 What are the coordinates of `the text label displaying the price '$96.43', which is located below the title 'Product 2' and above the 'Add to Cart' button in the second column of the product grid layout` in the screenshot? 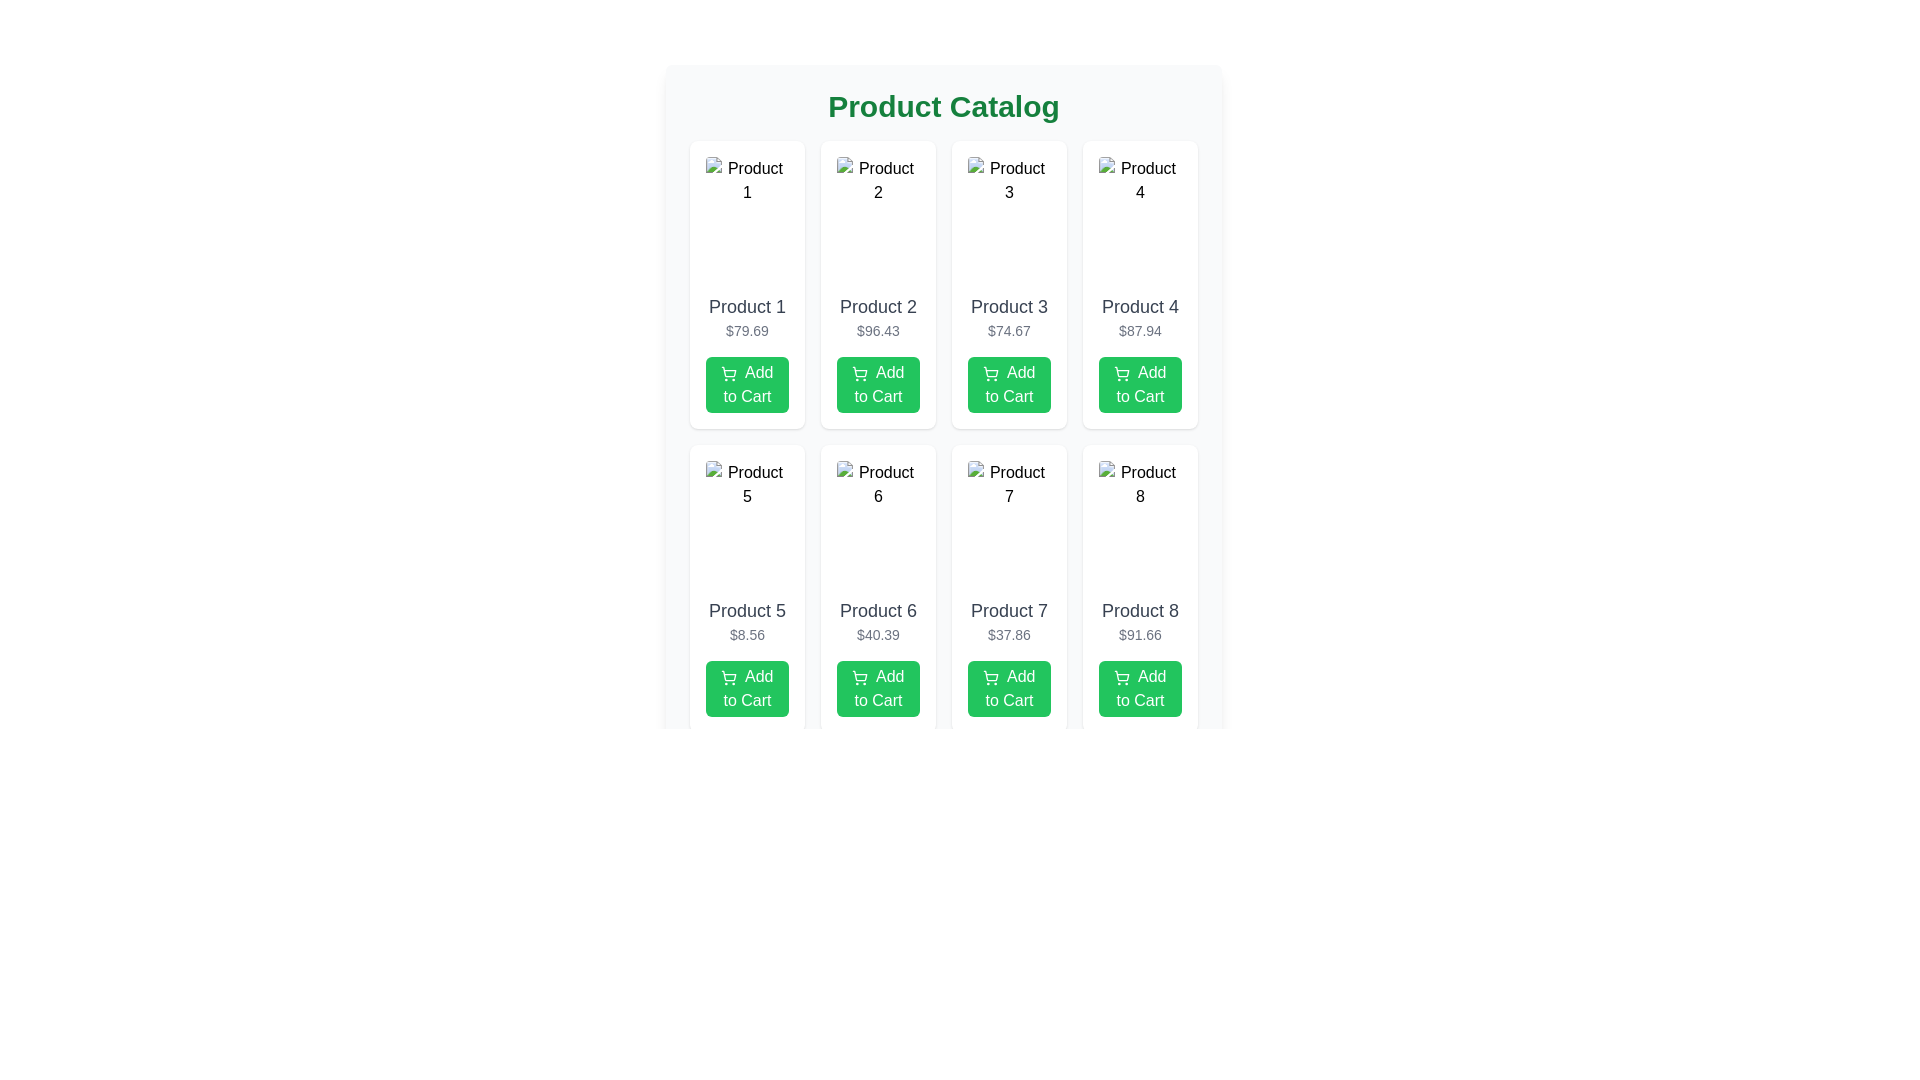 It's located at (878, 330).